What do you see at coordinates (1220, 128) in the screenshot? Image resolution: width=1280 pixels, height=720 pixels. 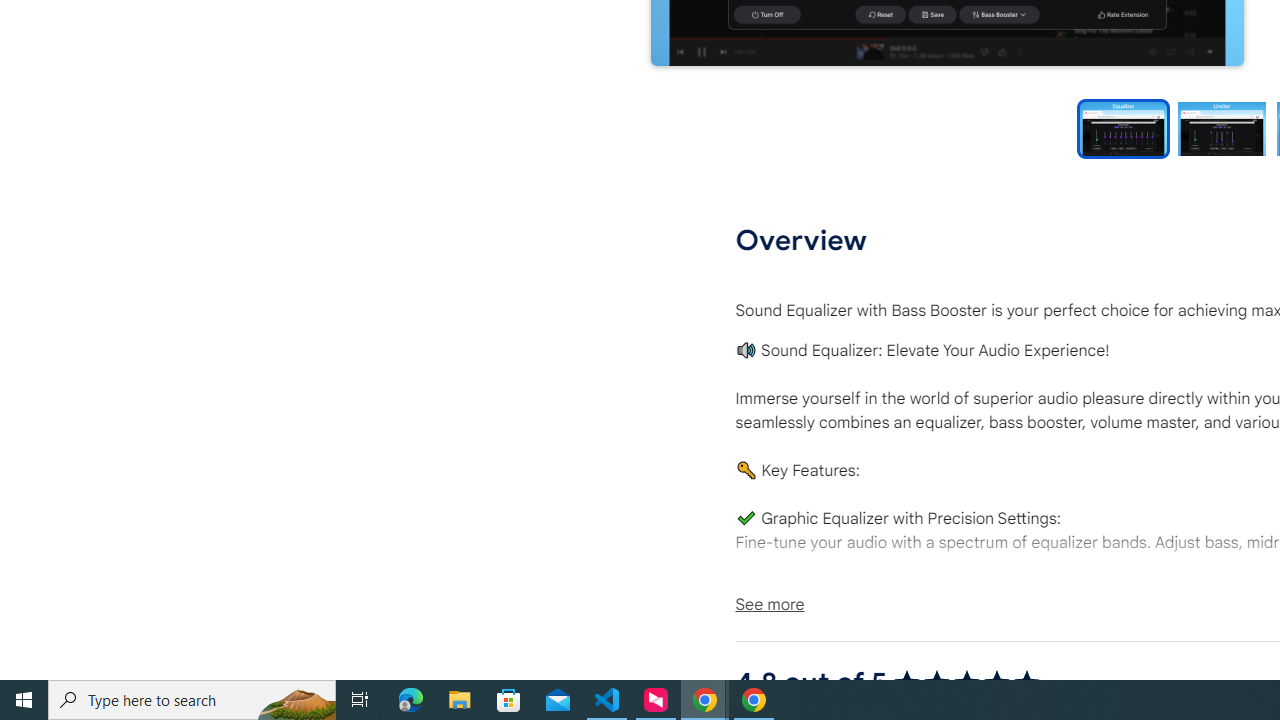 I see `'Preview slide 2'` at bounding box center [1220, 128].